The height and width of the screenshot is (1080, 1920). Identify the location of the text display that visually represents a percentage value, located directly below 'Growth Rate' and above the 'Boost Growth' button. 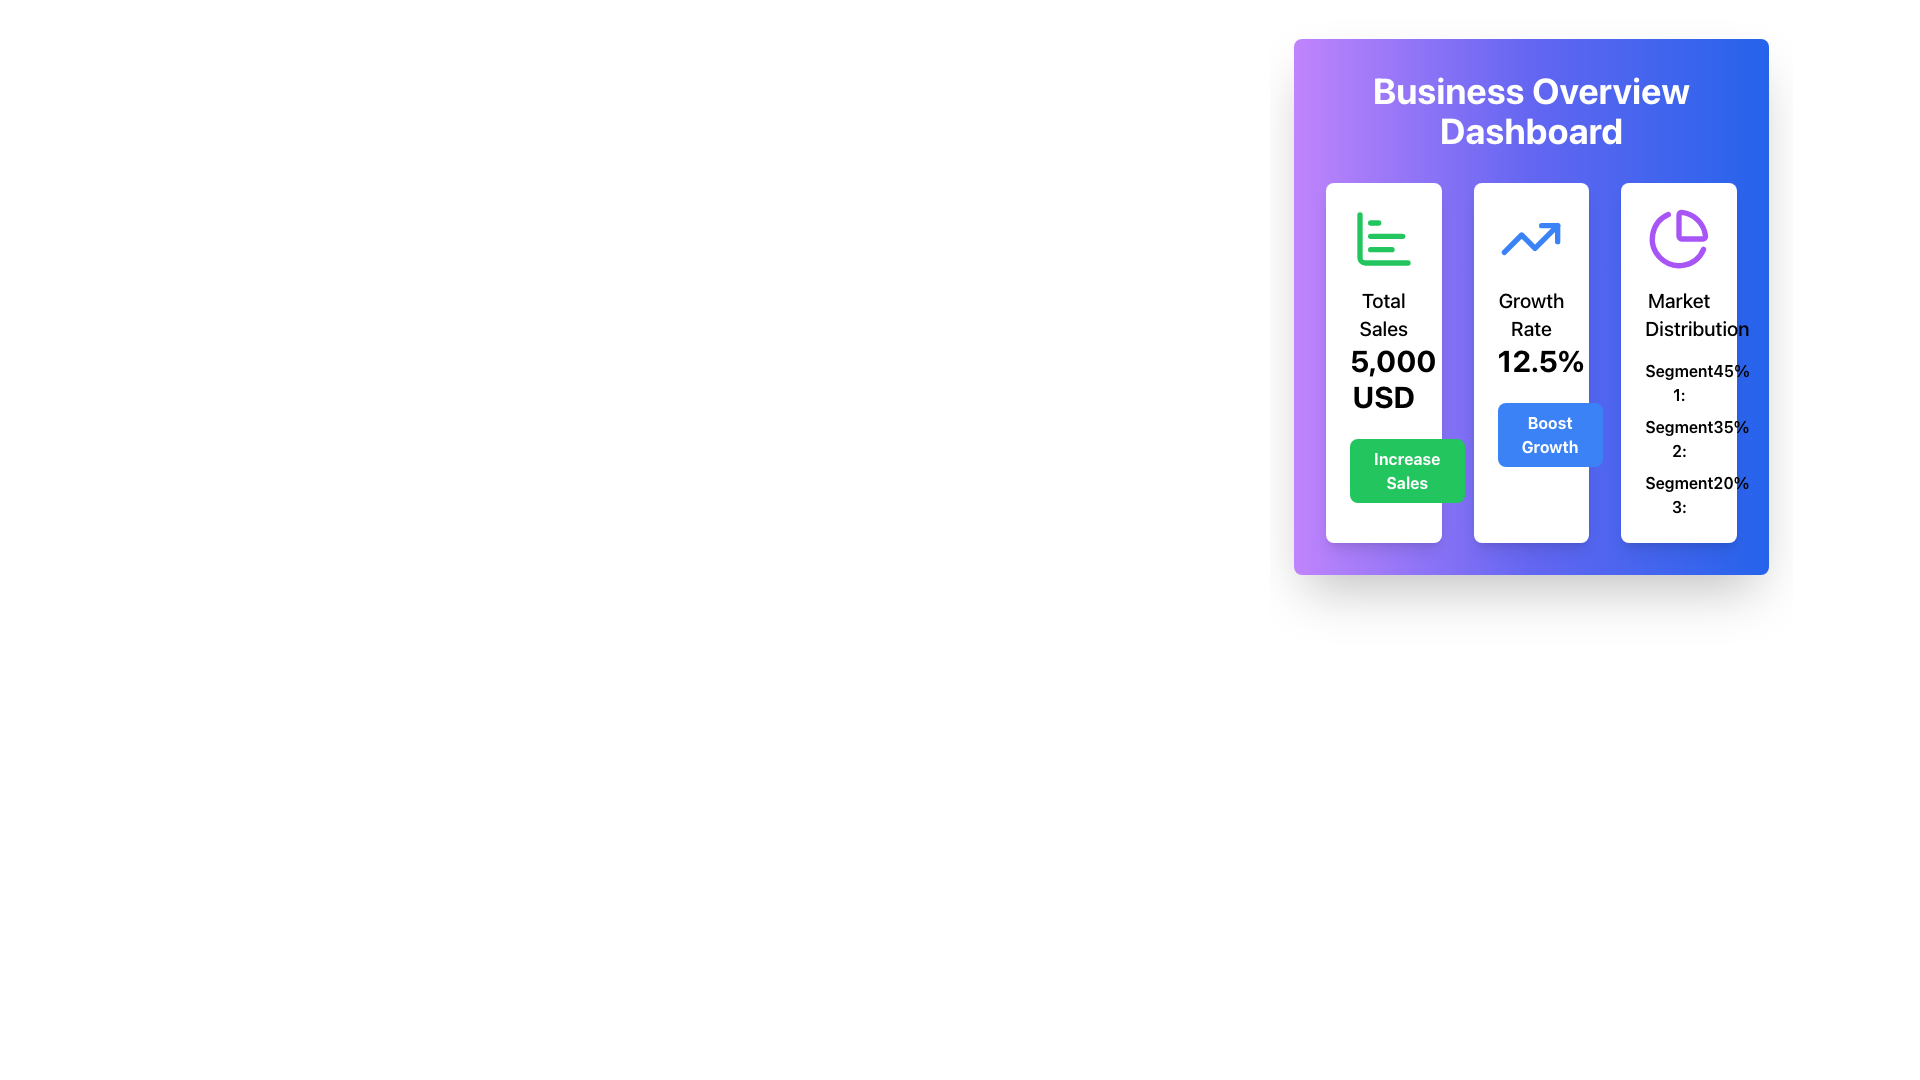
(1530, 361).